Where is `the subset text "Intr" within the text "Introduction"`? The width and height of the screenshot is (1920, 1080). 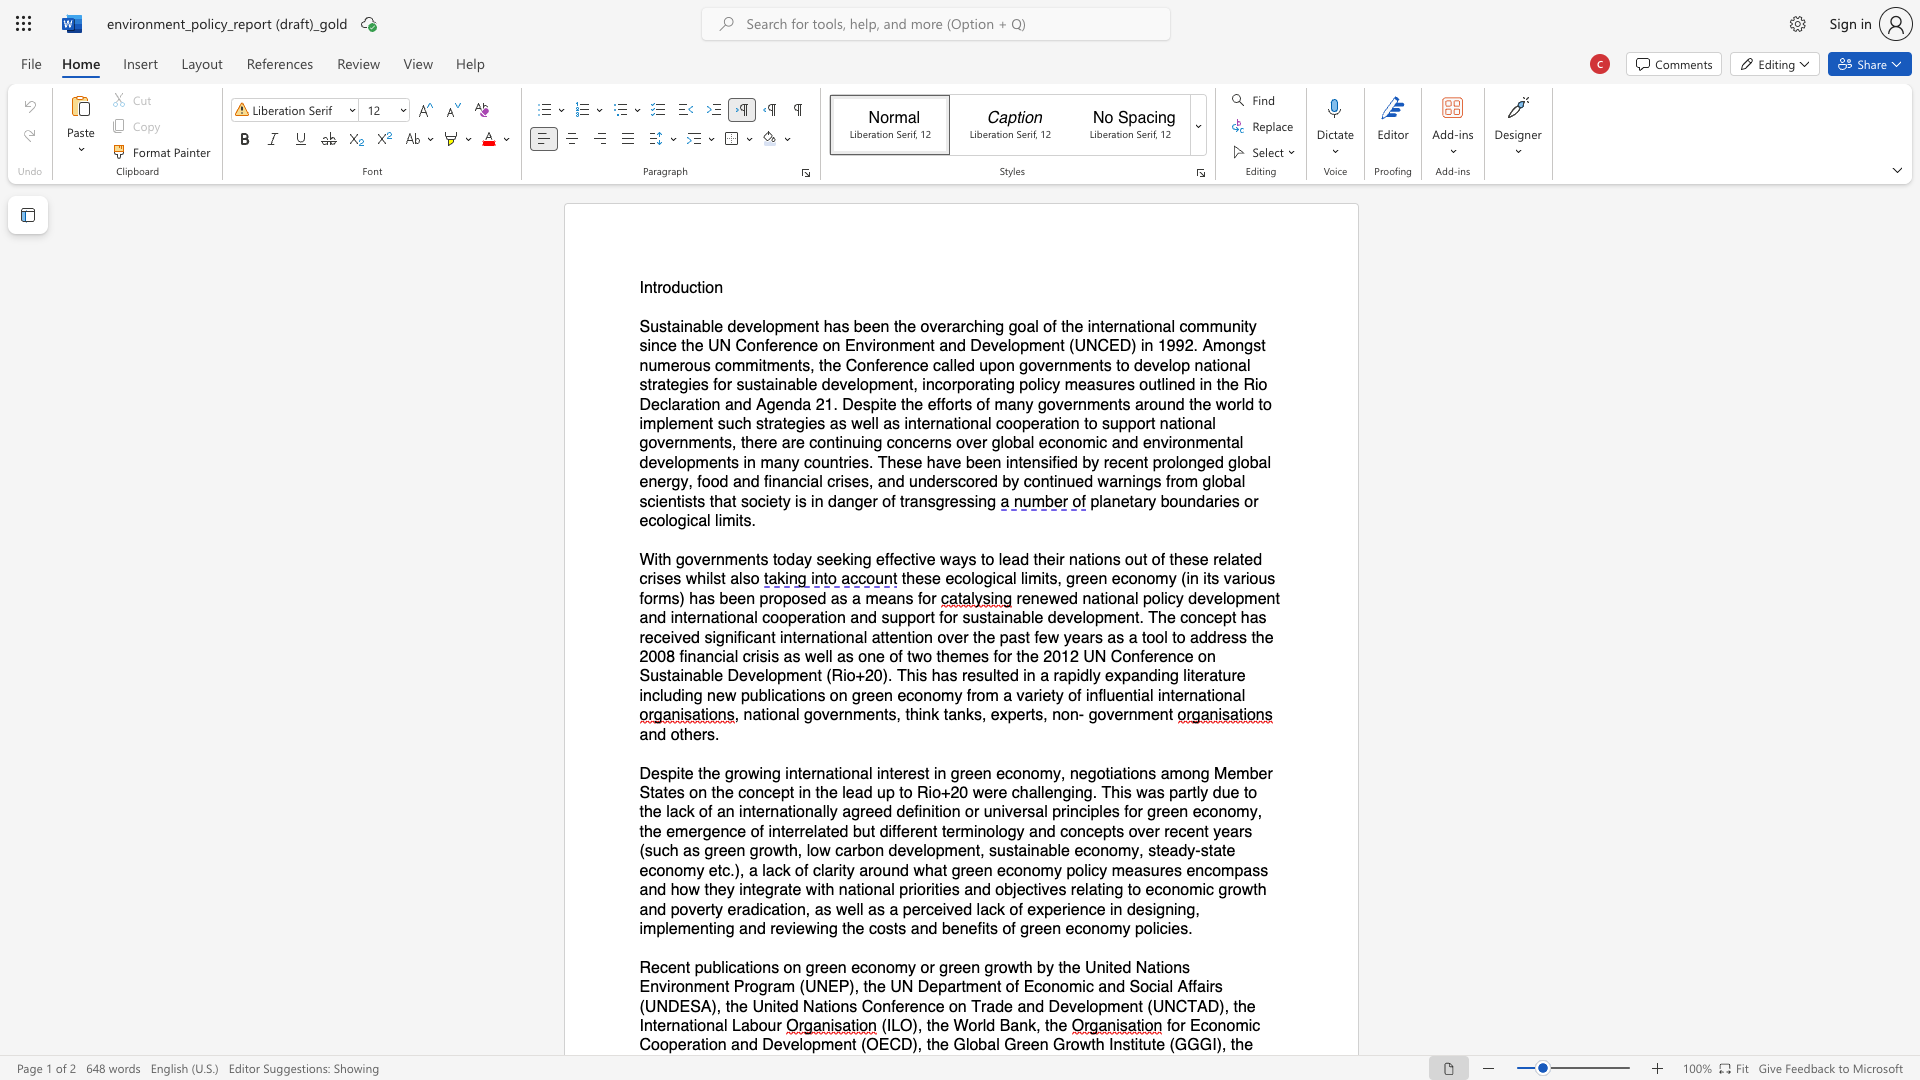
the subset text "Intr" within the text "Introduction" is located at coordinates (638, 288).